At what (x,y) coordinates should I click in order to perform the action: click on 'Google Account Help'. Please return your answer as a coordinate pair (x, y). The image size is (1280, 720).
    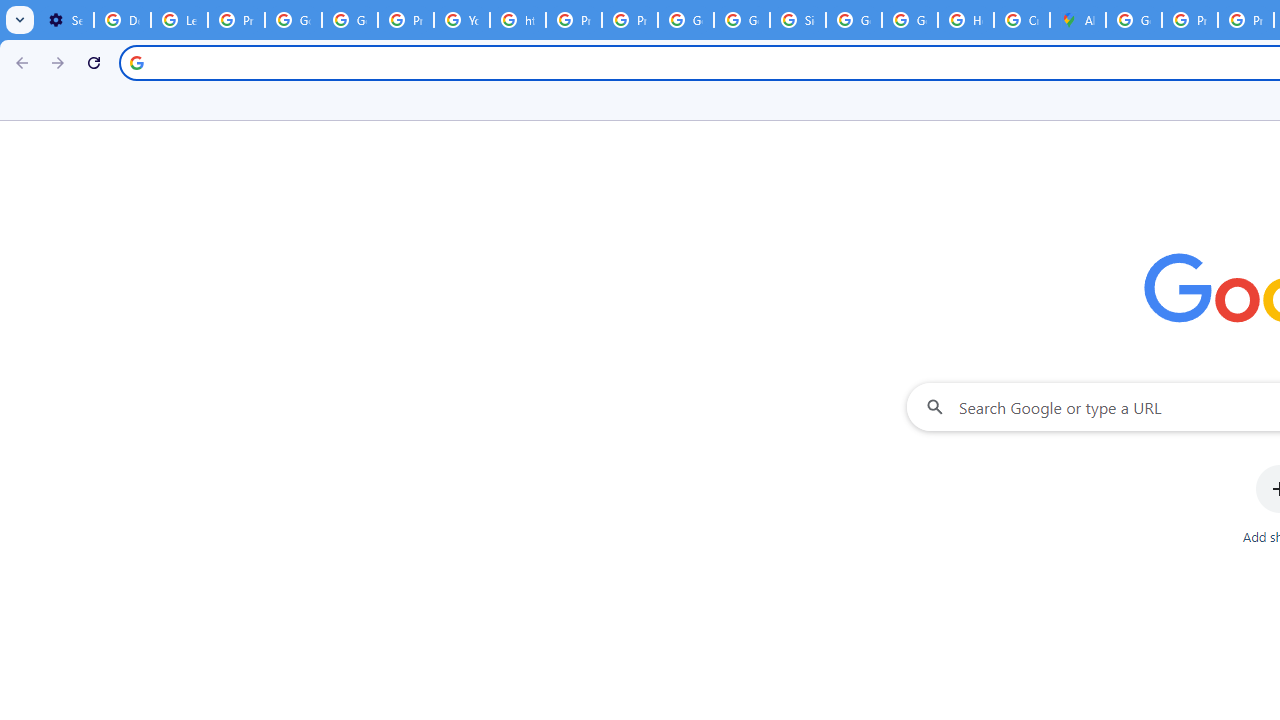
    Looking at the image, I should click on (292, 20).